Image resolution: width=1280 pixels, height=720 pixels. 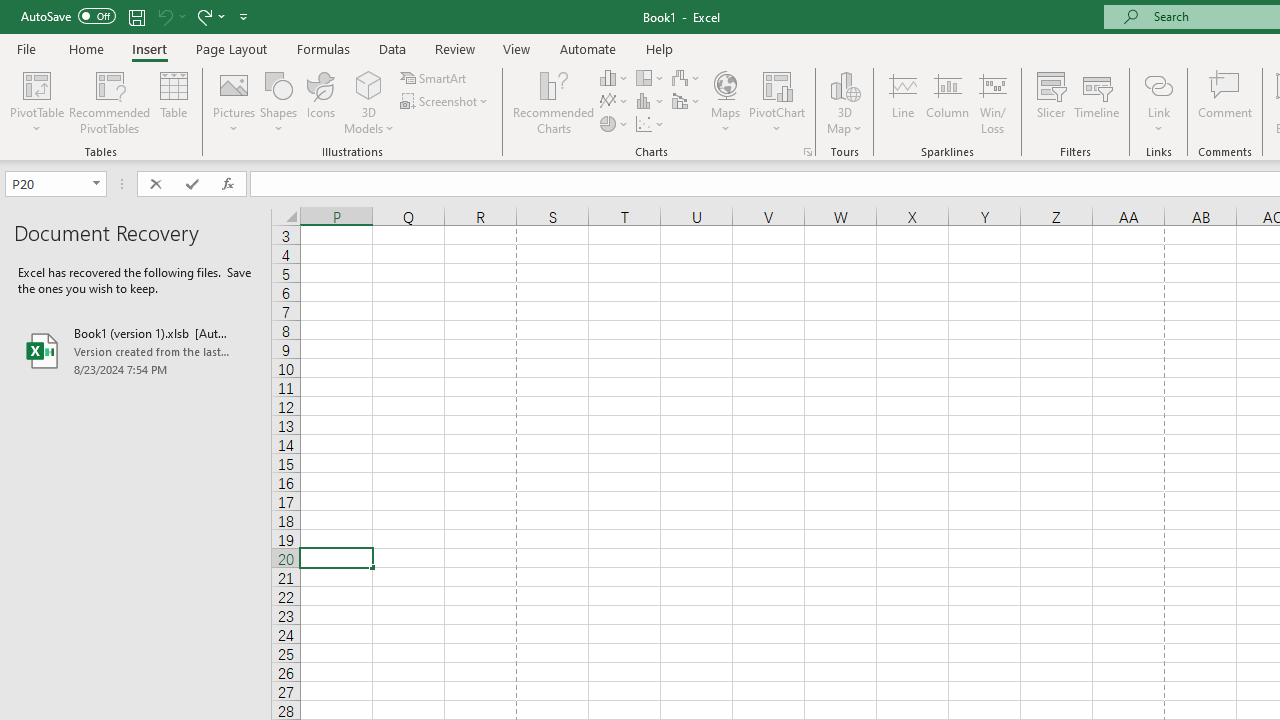 I want to click on 'Insert Pie or Doughnut Chart', so click(x=614, y=124).